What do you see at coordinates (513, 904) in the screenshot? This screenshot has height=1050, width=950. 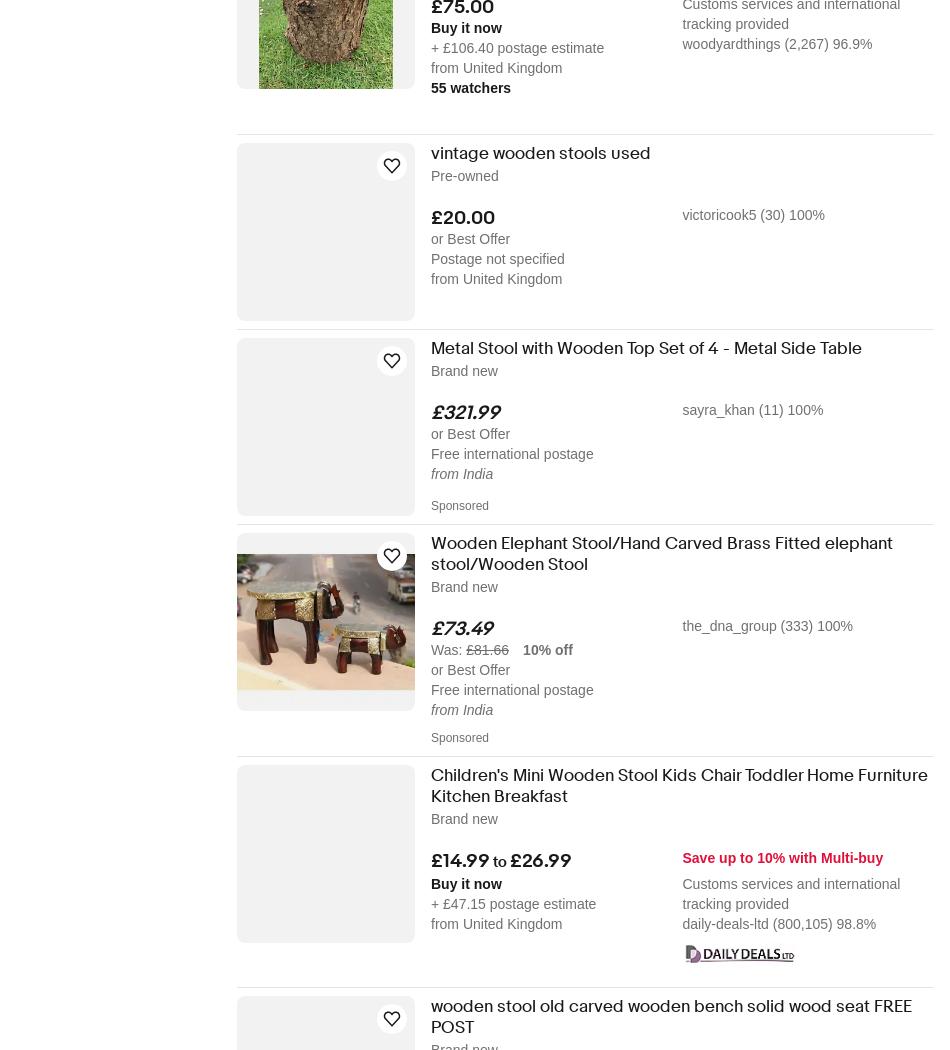 I see `'+ £47.15 postage estimate'` at bounding box center [513, 904].